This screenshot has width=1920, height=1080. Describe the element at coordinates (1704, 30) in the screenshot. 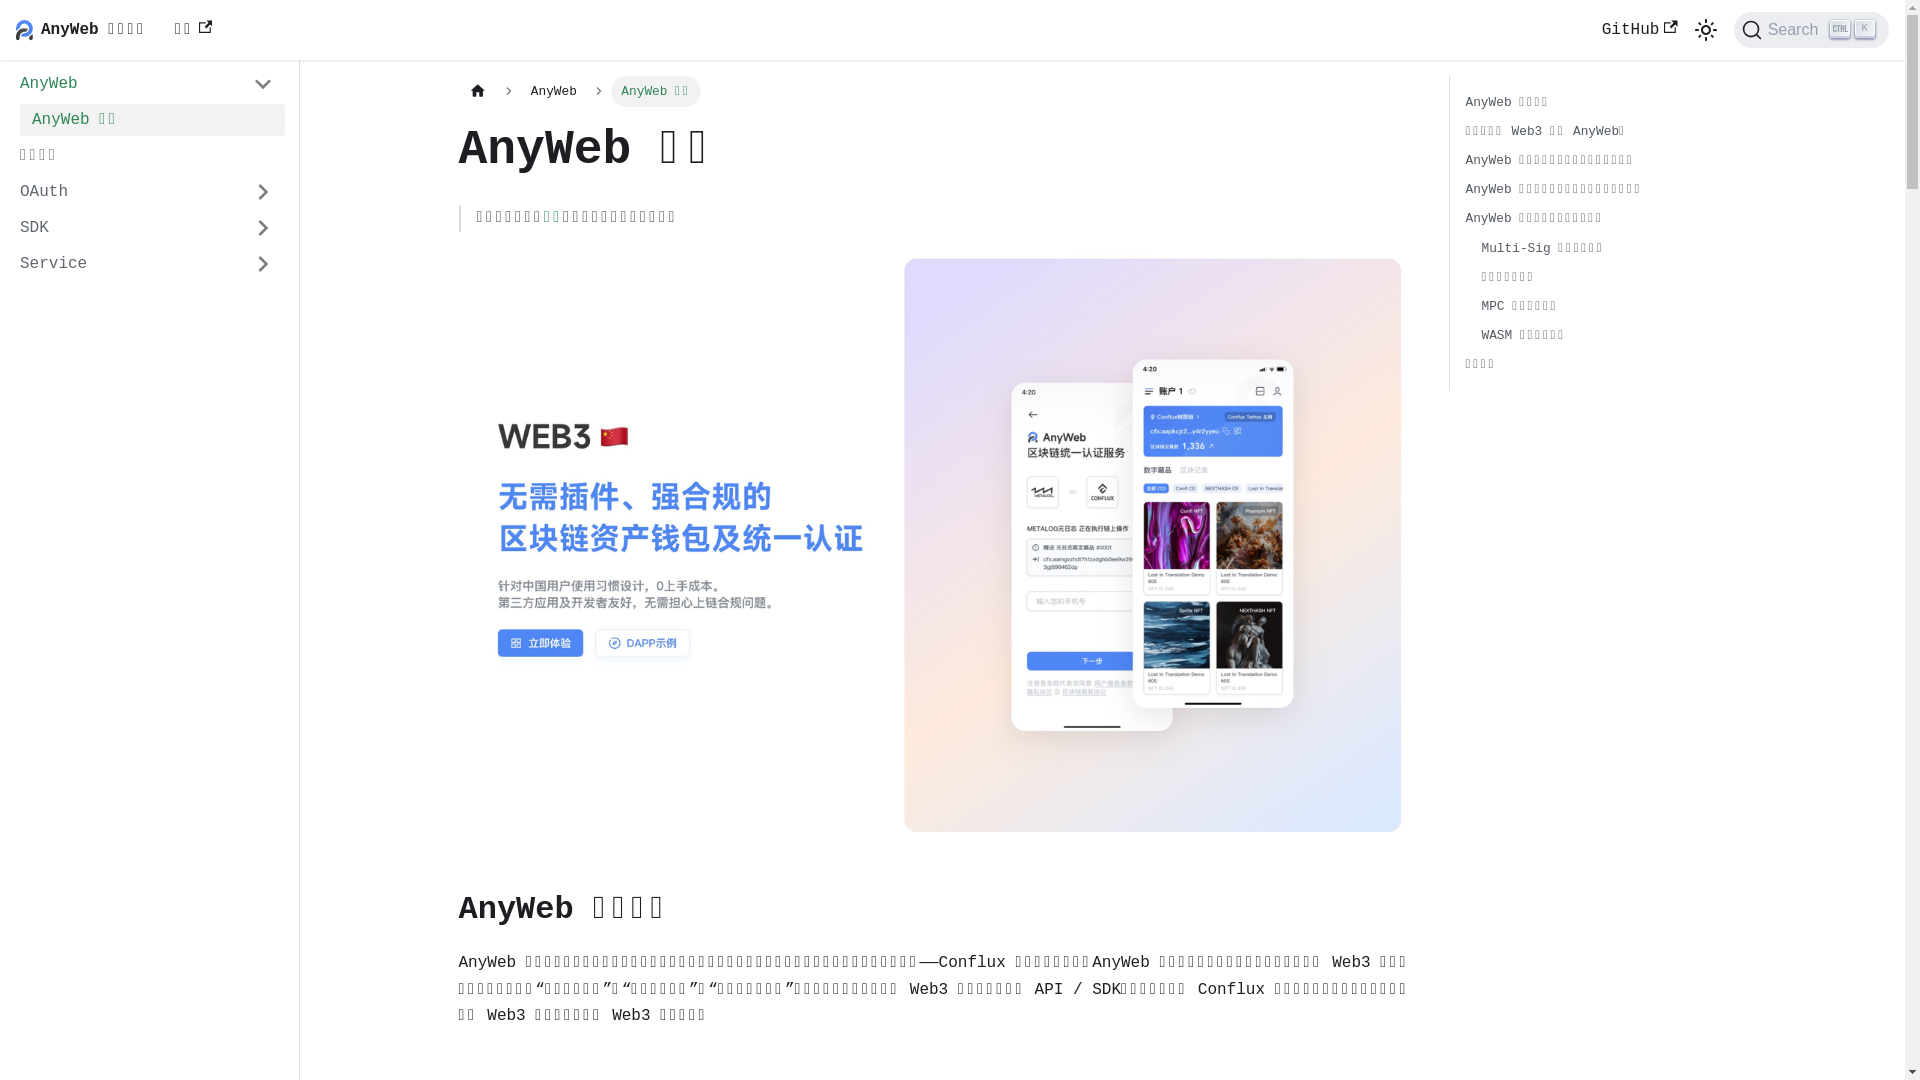

I see `'Switch between dark and light mode (currently light mode)'` at that location.